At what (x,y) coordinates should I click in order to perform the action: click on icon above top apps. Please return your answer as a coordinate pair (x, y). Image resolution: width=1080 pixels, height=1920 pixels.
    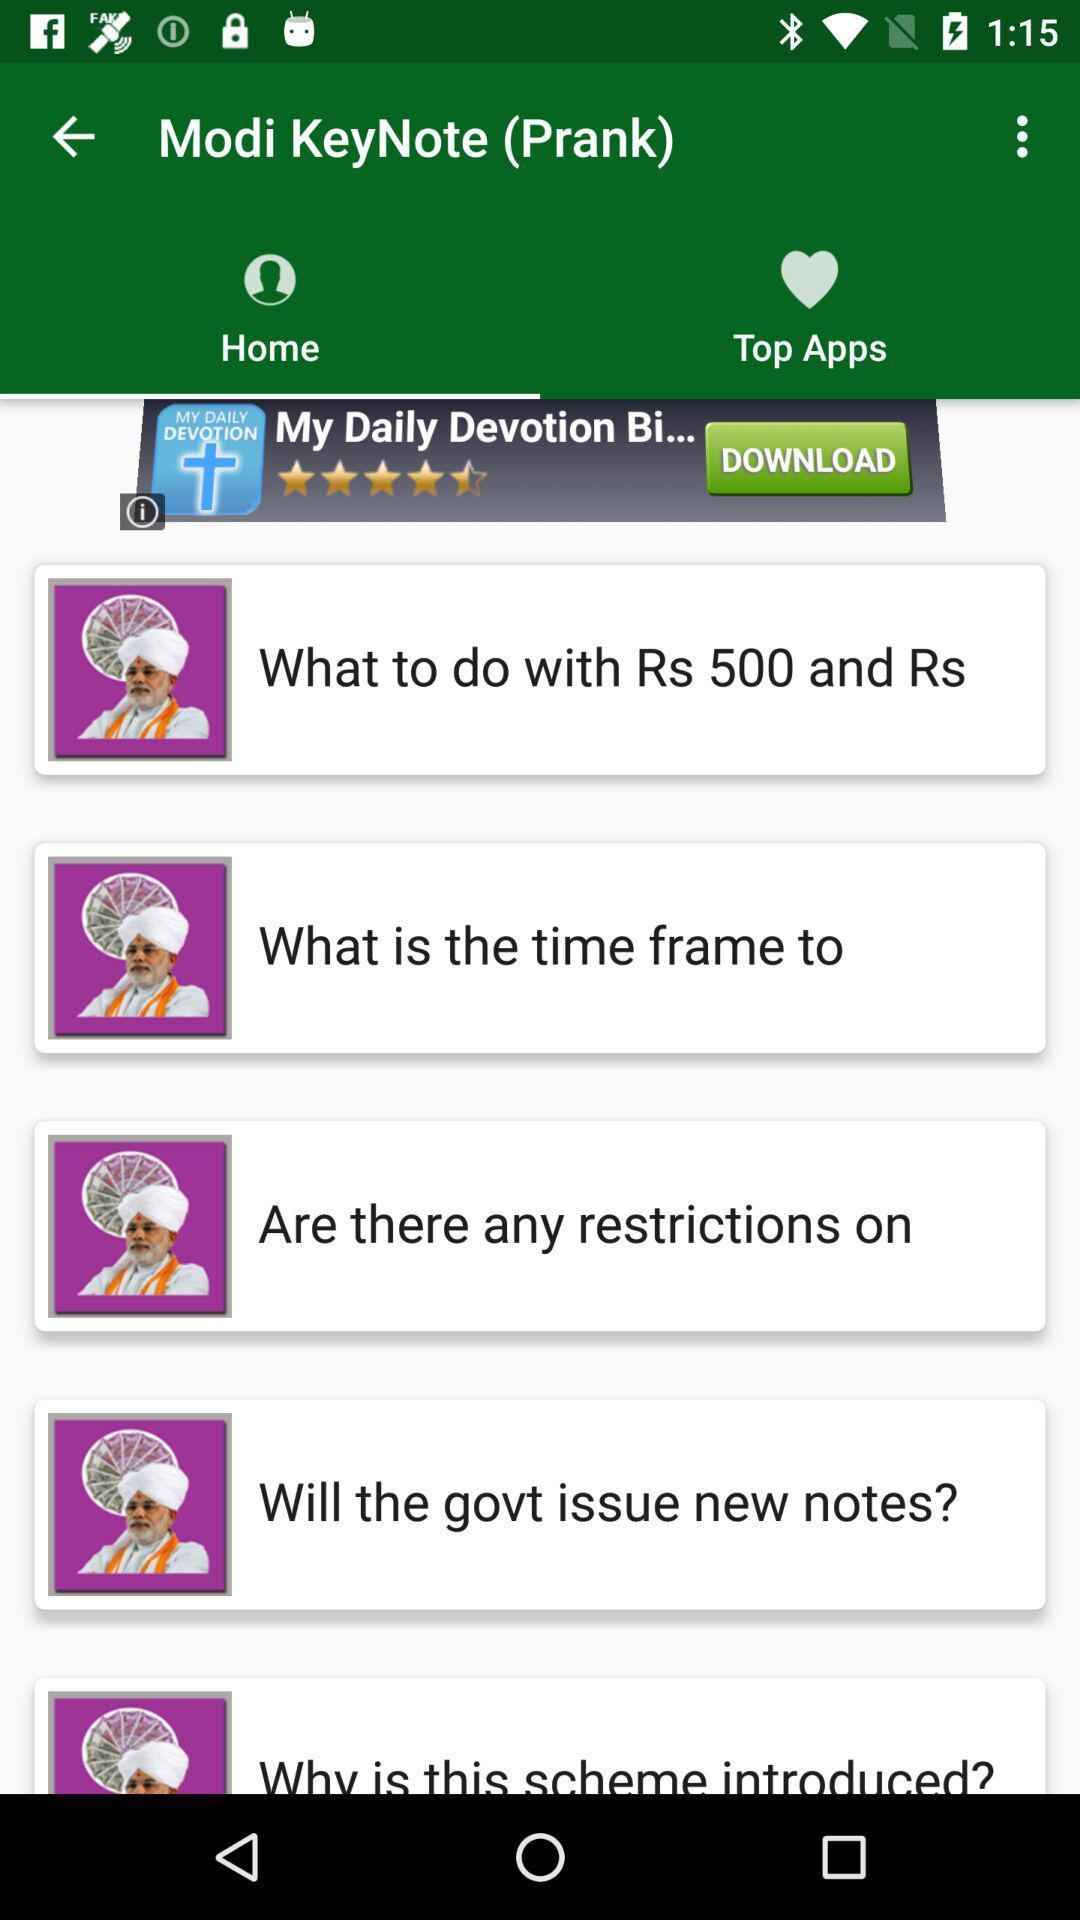
    Looking at the image, I should click on (1027, 135).